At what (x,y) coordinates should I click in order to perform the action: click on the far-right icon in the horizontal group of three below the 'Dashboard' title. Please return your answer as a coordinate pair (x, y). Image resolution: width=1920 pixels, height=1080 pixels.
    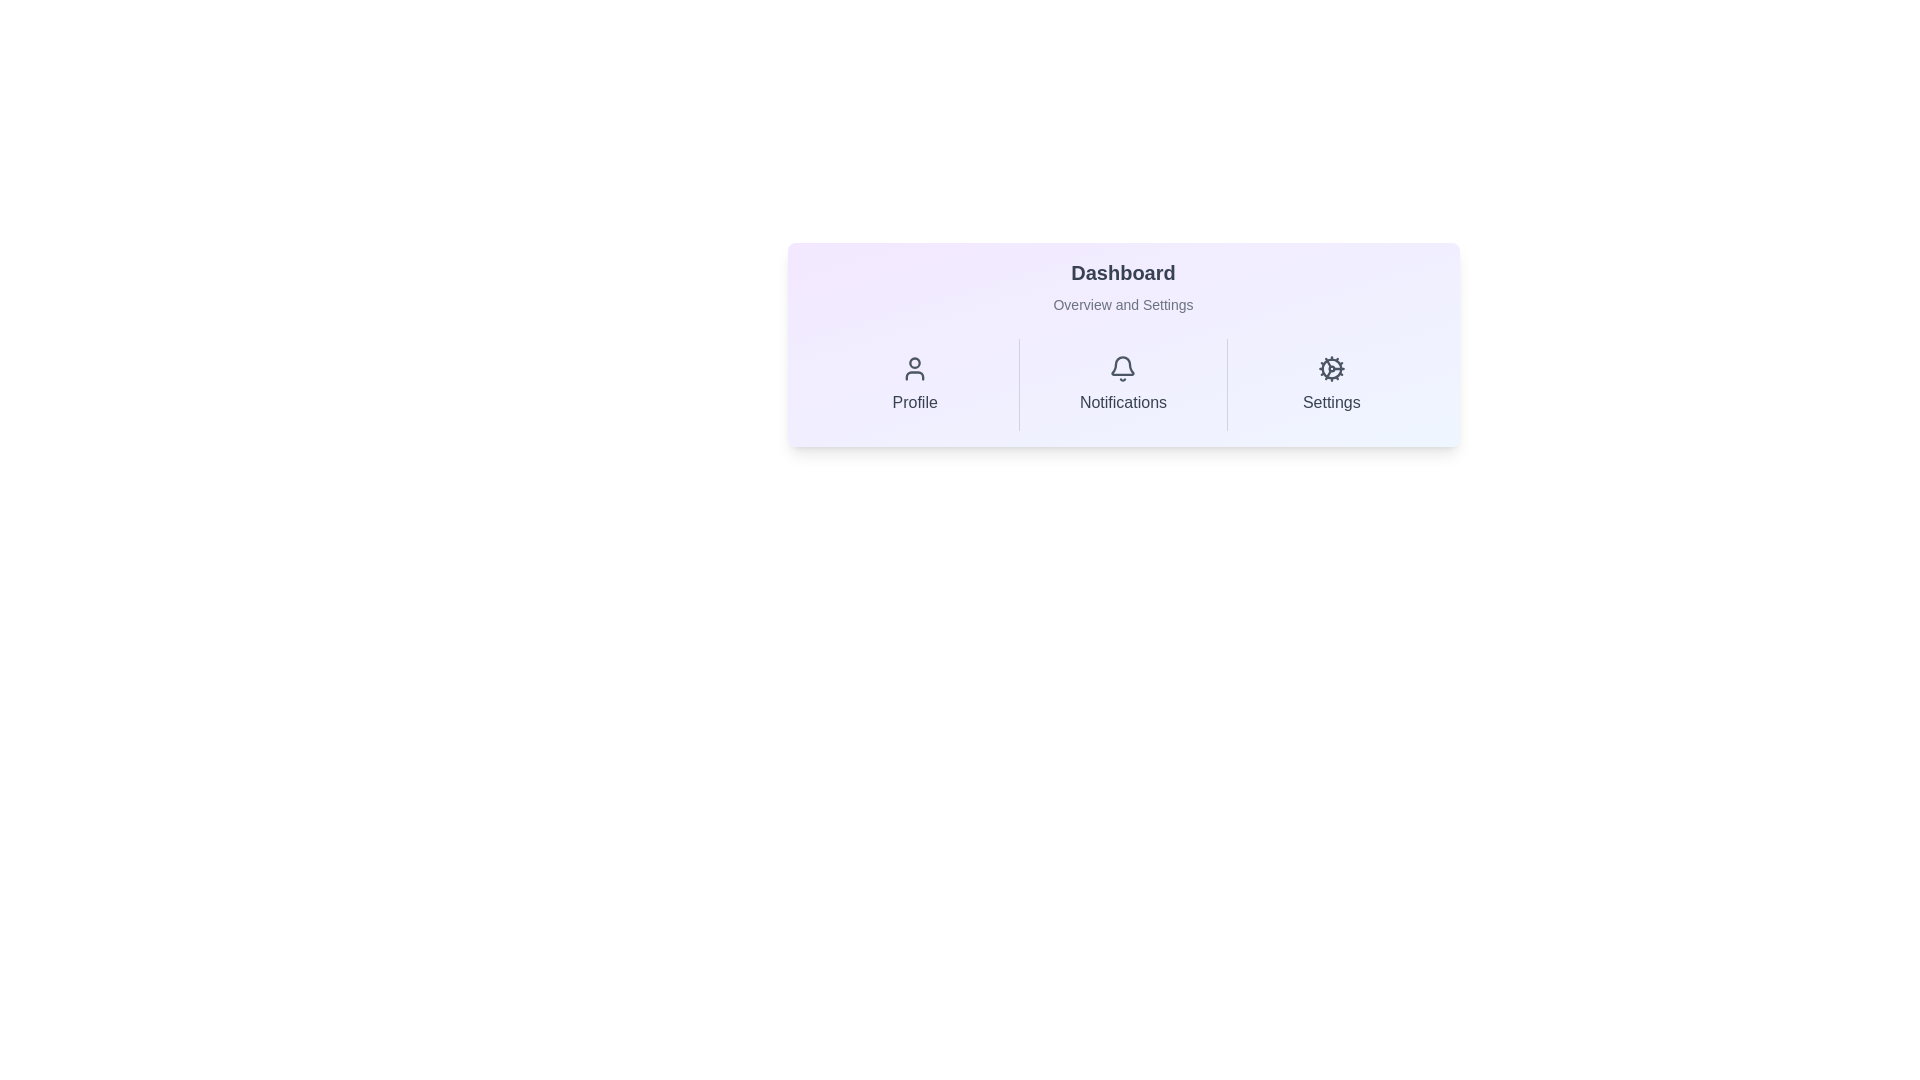
    Looking at the image, I should click on (1331, 369).